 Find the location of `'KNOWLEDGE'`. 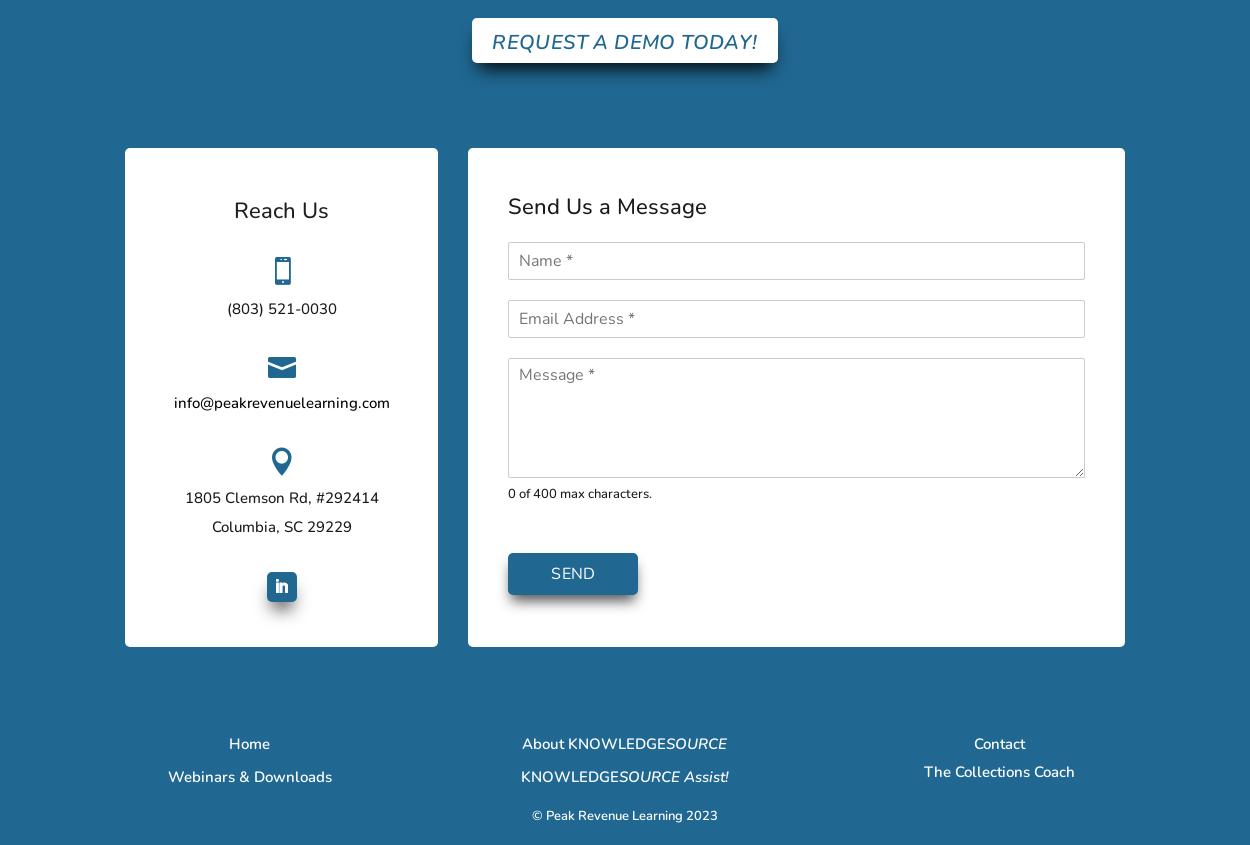

'KNOWLEDGE' is located at coordinates (568, 776).